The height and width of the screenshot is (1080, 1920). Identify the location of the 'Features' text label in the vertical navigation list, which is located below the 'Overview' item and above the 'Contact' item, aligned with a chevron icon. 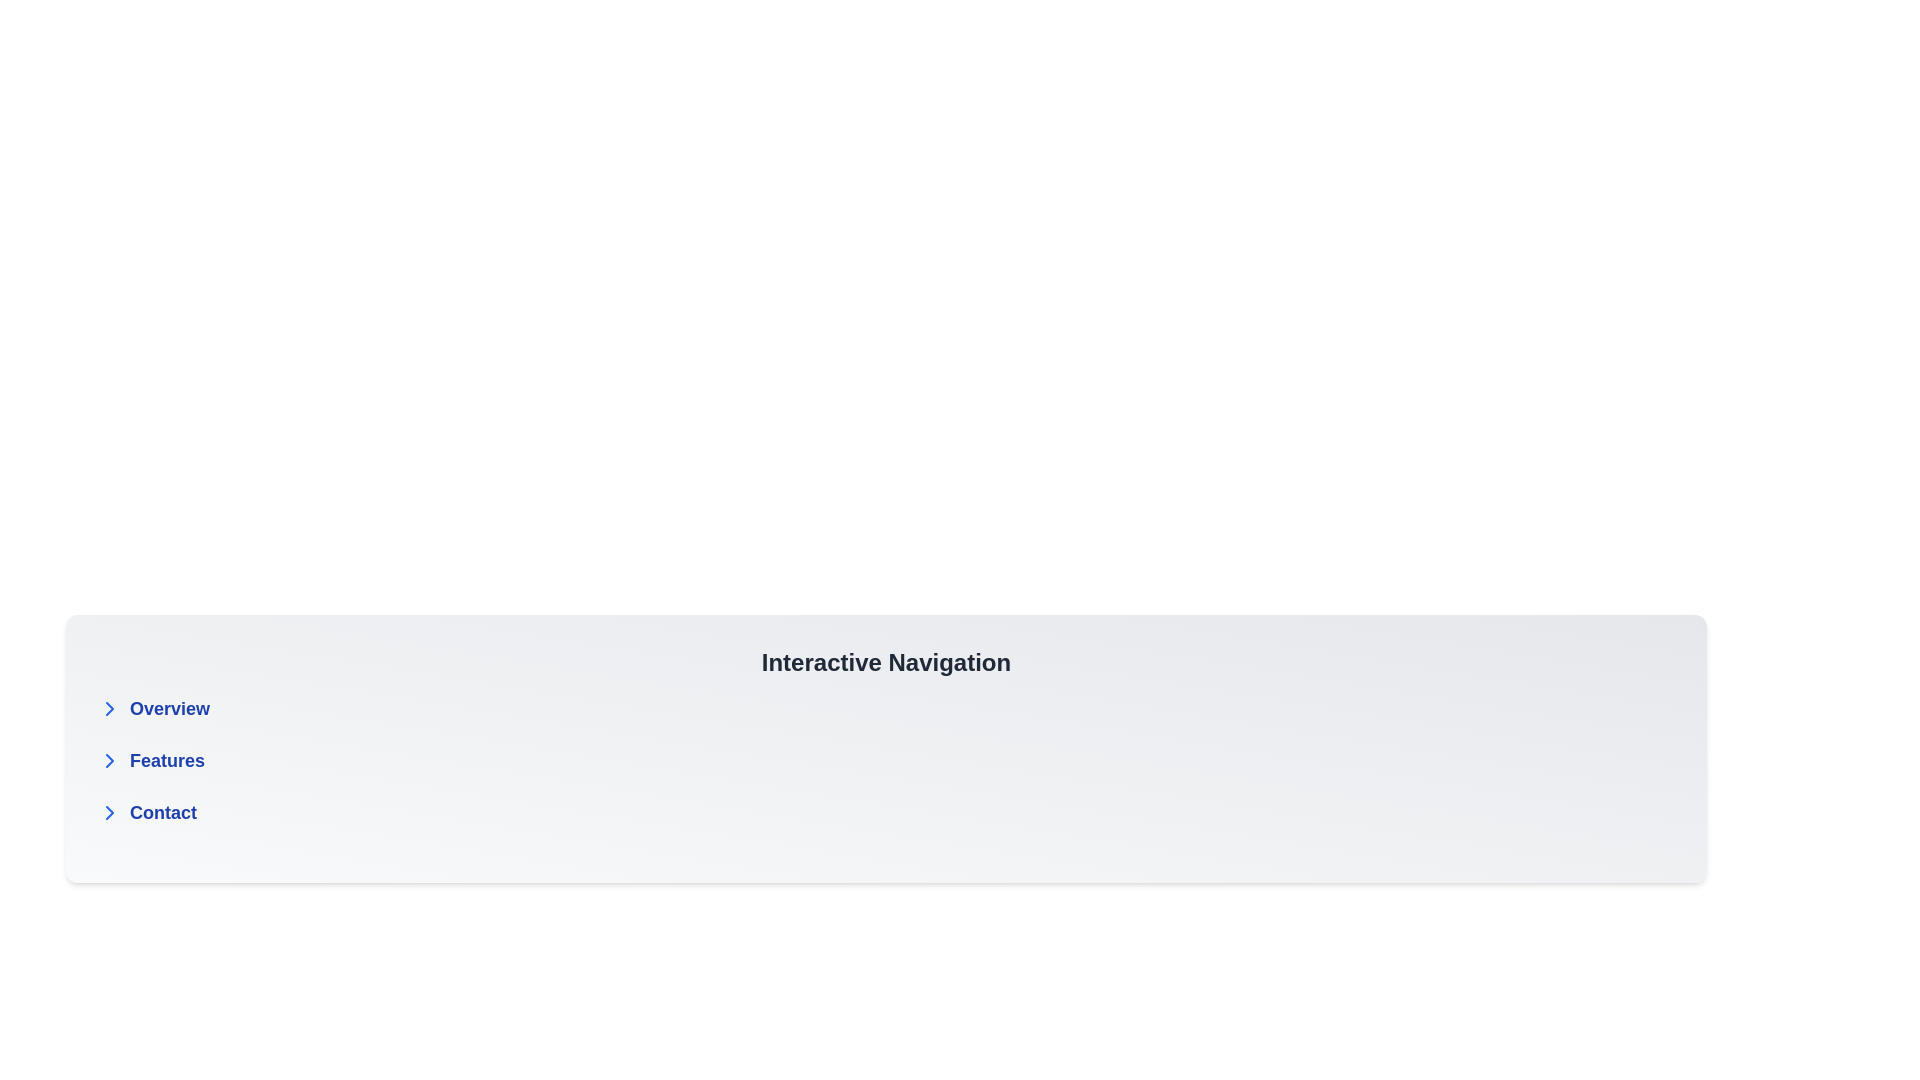
(167, 760).